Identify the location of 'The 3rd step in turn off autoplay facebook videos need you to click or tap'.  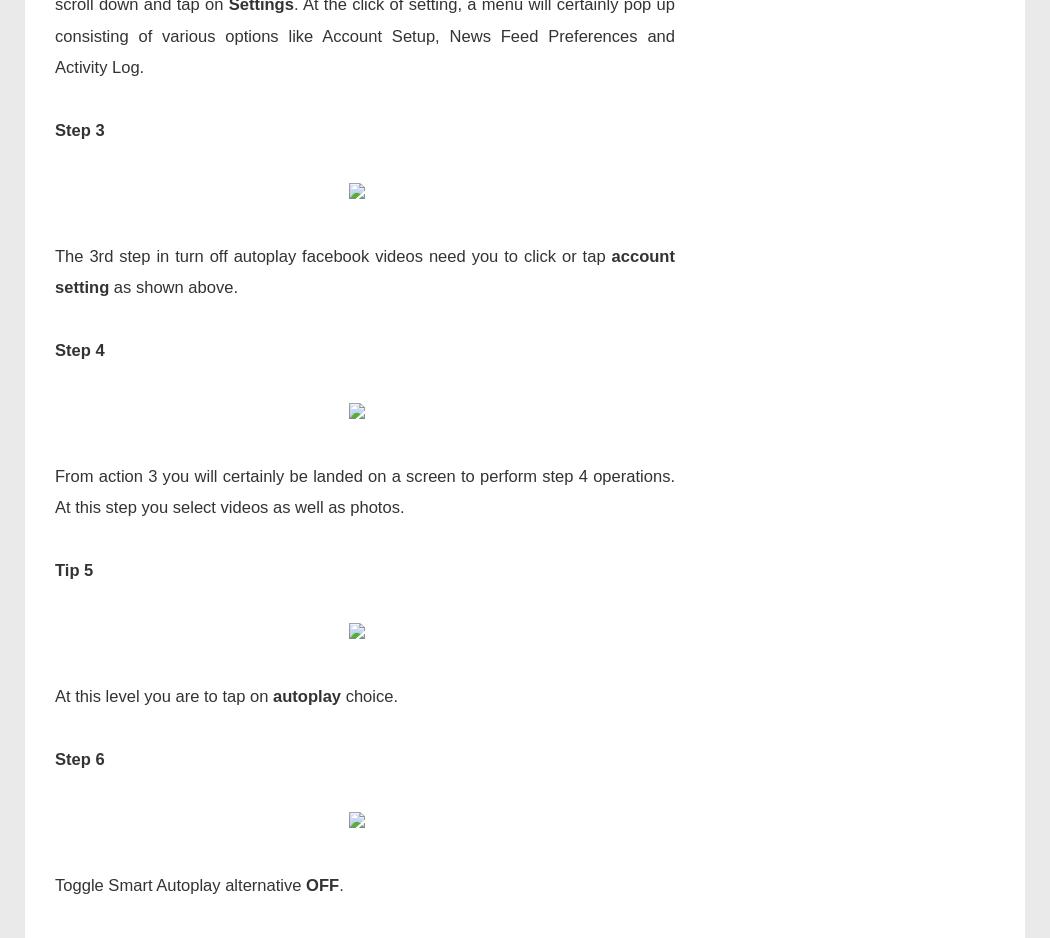
(332, 254).